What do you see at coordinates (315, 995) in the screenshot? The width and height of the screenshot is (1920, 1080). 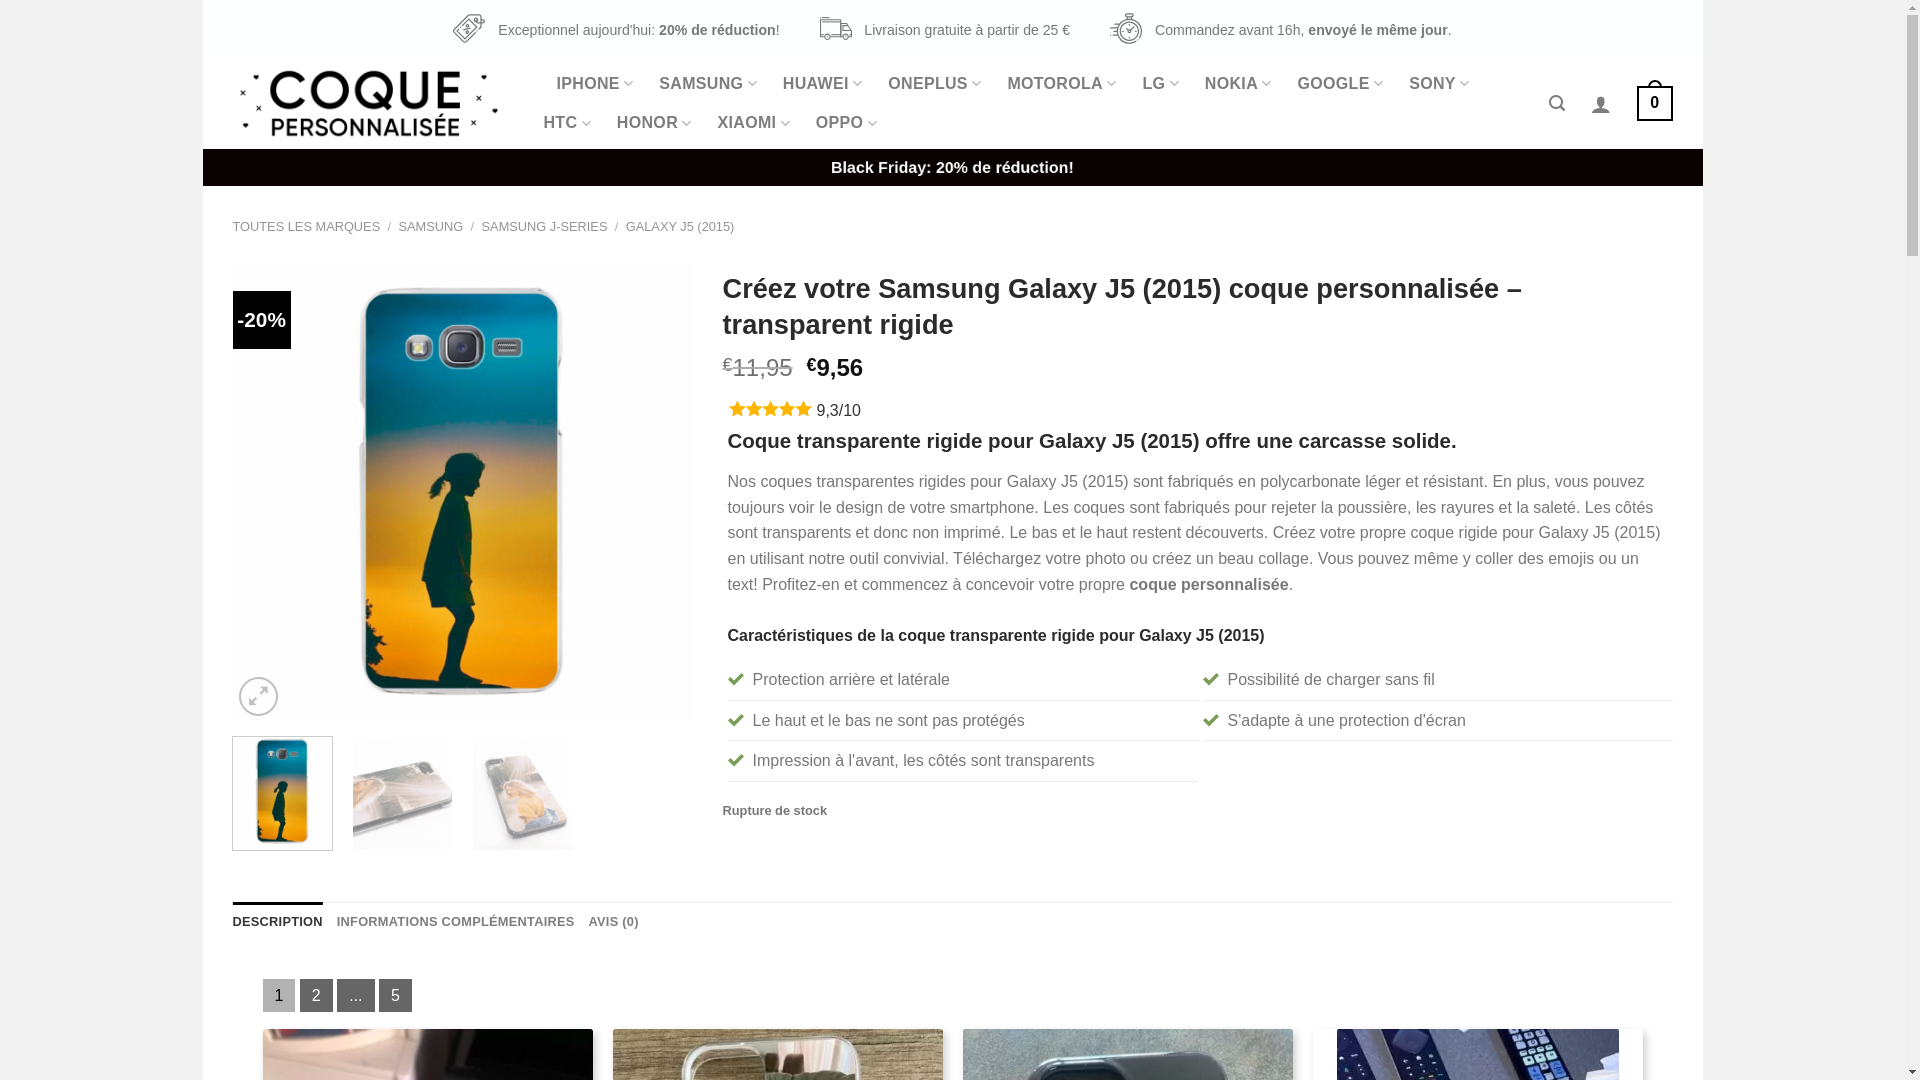 I see `'2'` at bounding box center [315, 995].